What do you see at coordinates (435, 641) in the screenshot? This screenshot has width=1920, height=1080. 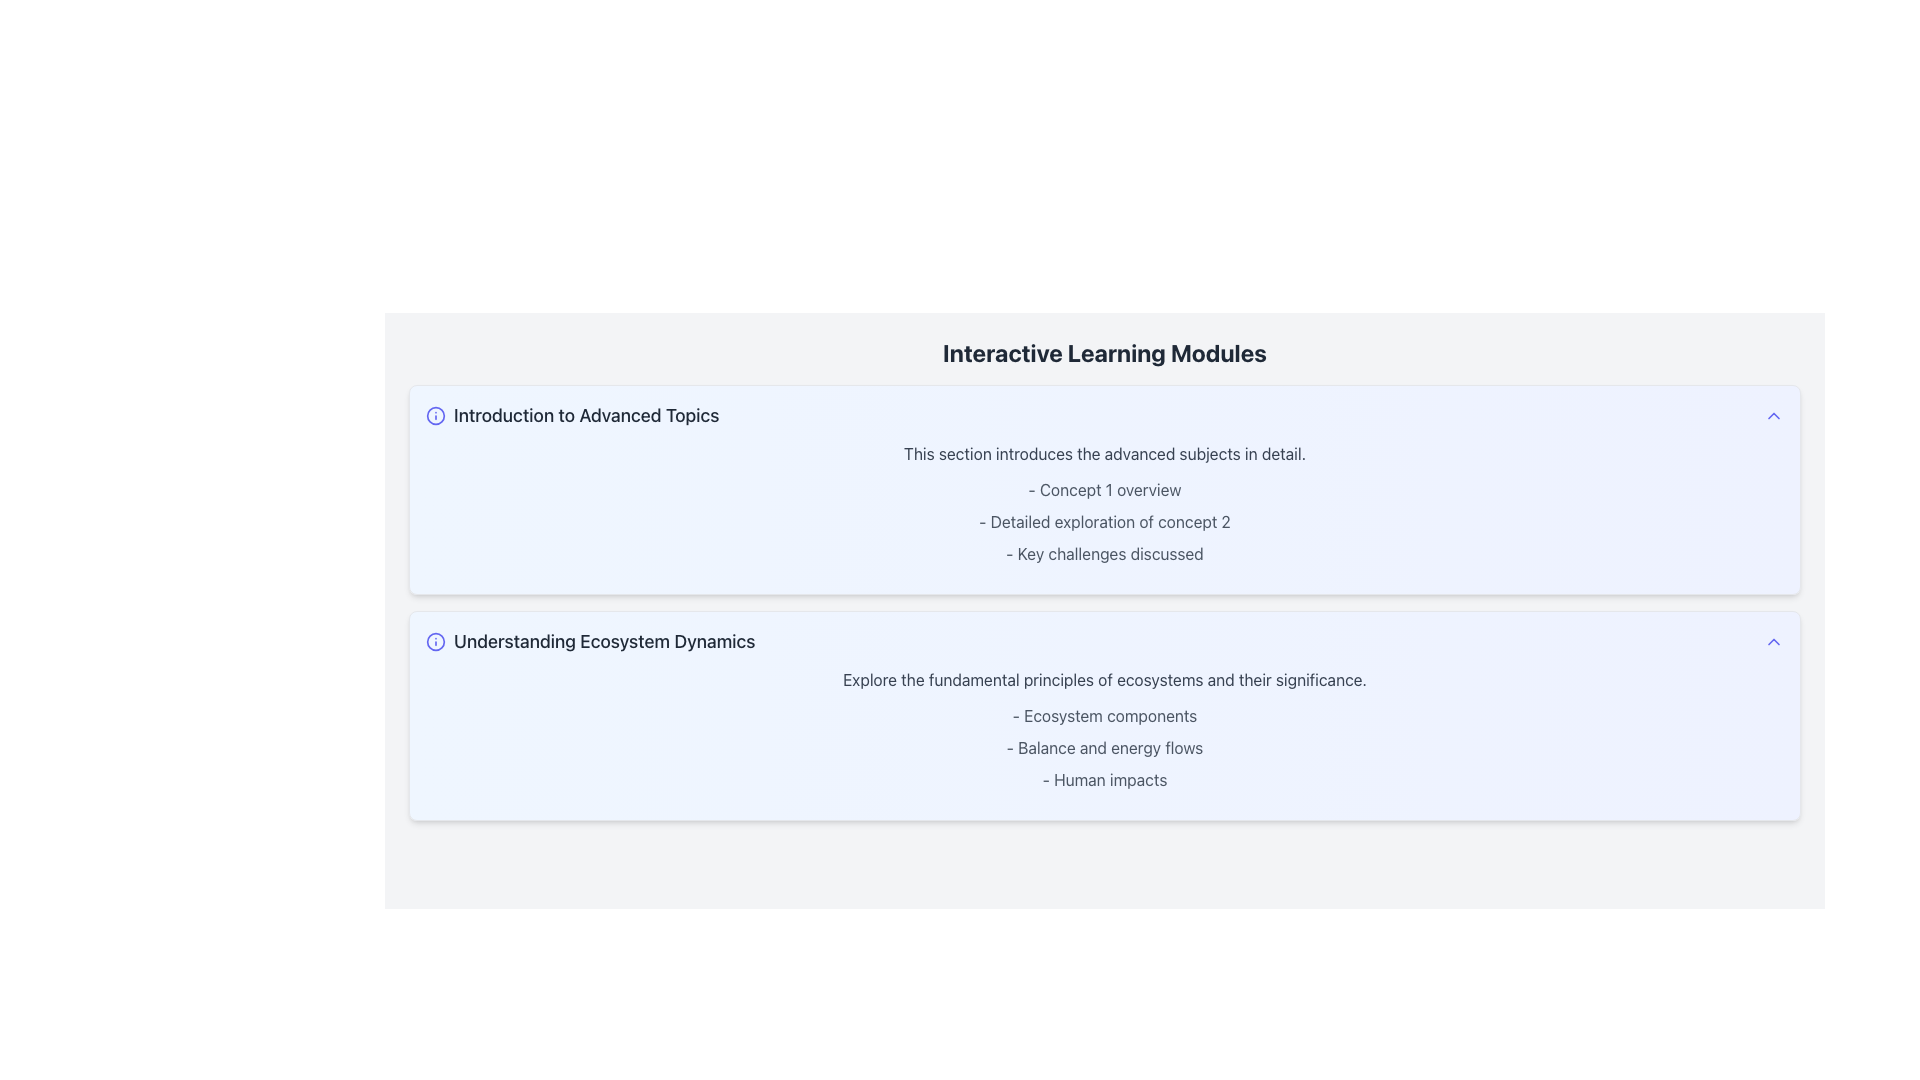 I see `the informational icon located at the top-left corner of the 'Understanding Ecosystem Dynamics' card, which provides additional details when interacted with` at bounding box center [435, 641].